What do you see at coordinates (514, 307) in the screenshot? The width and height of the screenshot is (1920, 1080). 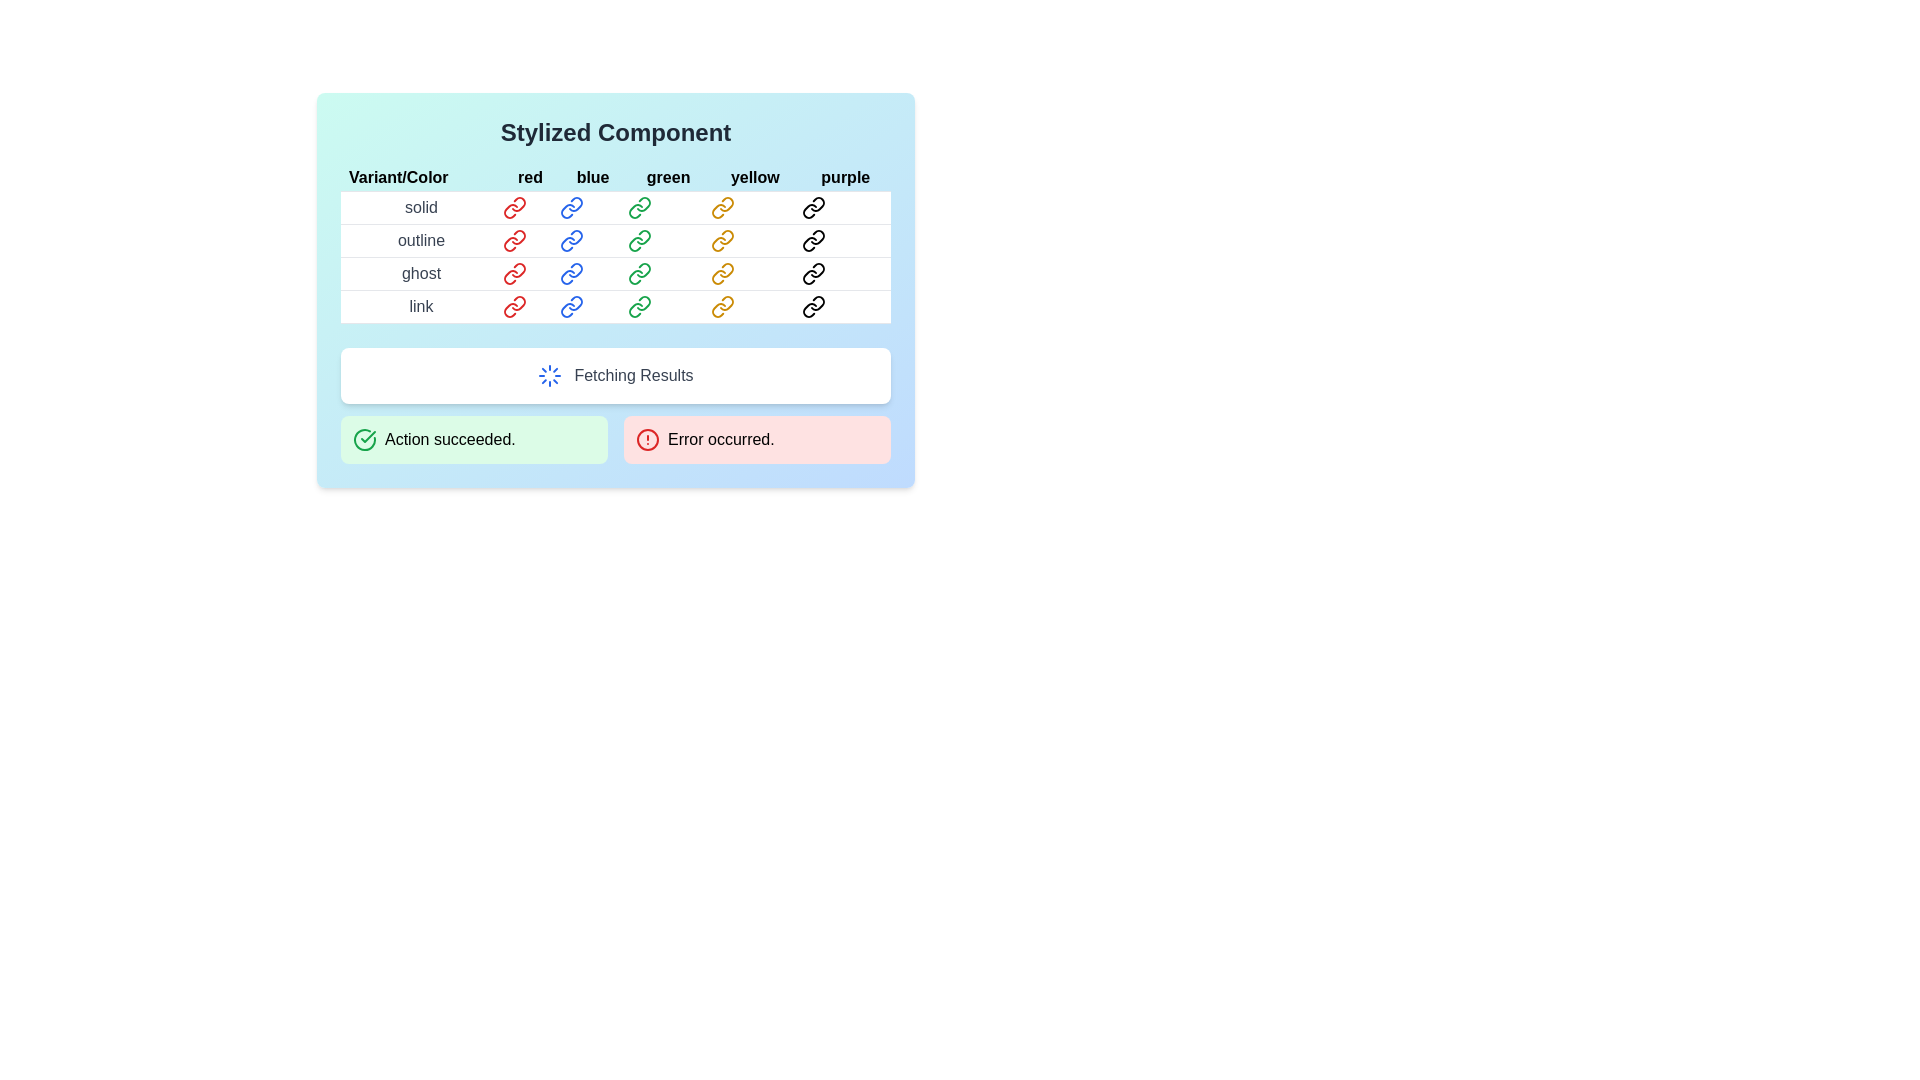 I see `the Hyperlink icon, which resembles a linked chain segment in red color, located in the 'link' row and 'red' column under the 'Stylized Component' table` at bounding box center [514, 307].